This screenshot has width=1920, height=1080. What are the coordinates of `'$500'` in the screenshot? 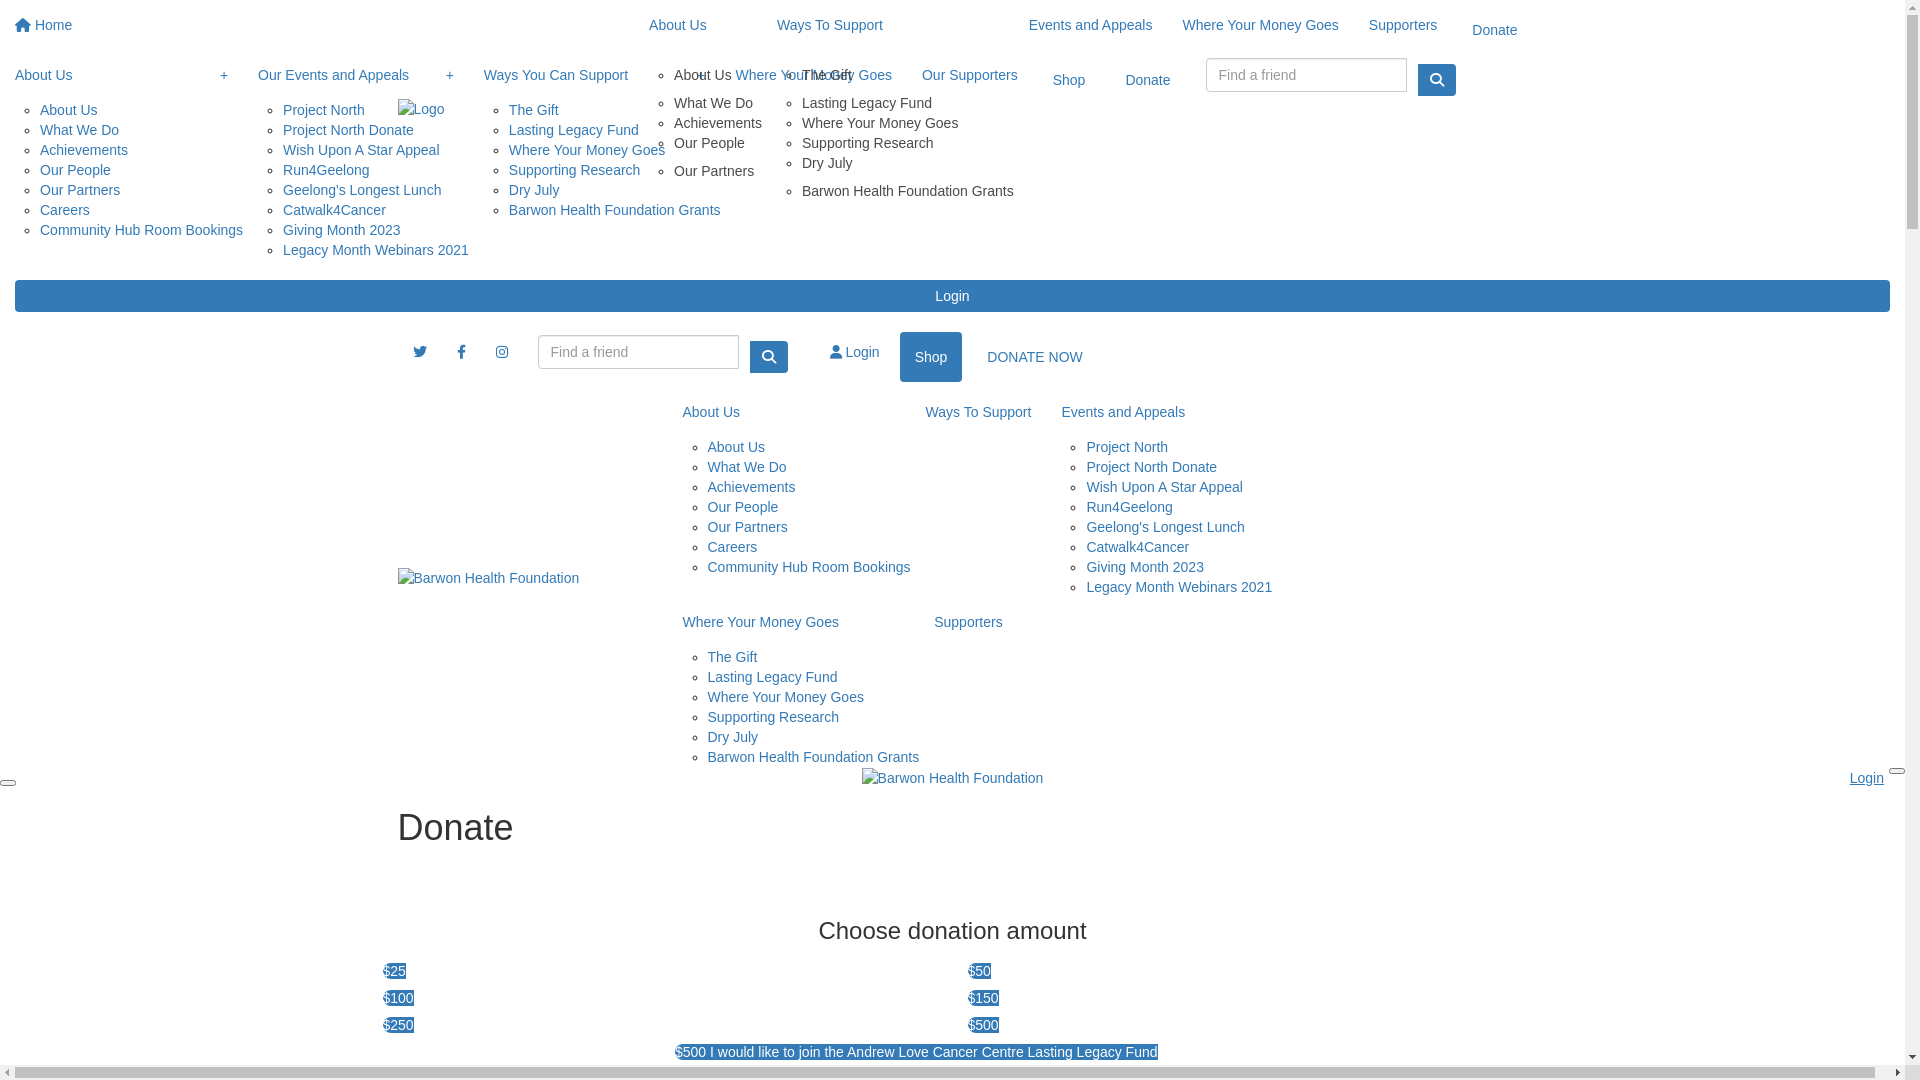 It's located at (950, 1021).